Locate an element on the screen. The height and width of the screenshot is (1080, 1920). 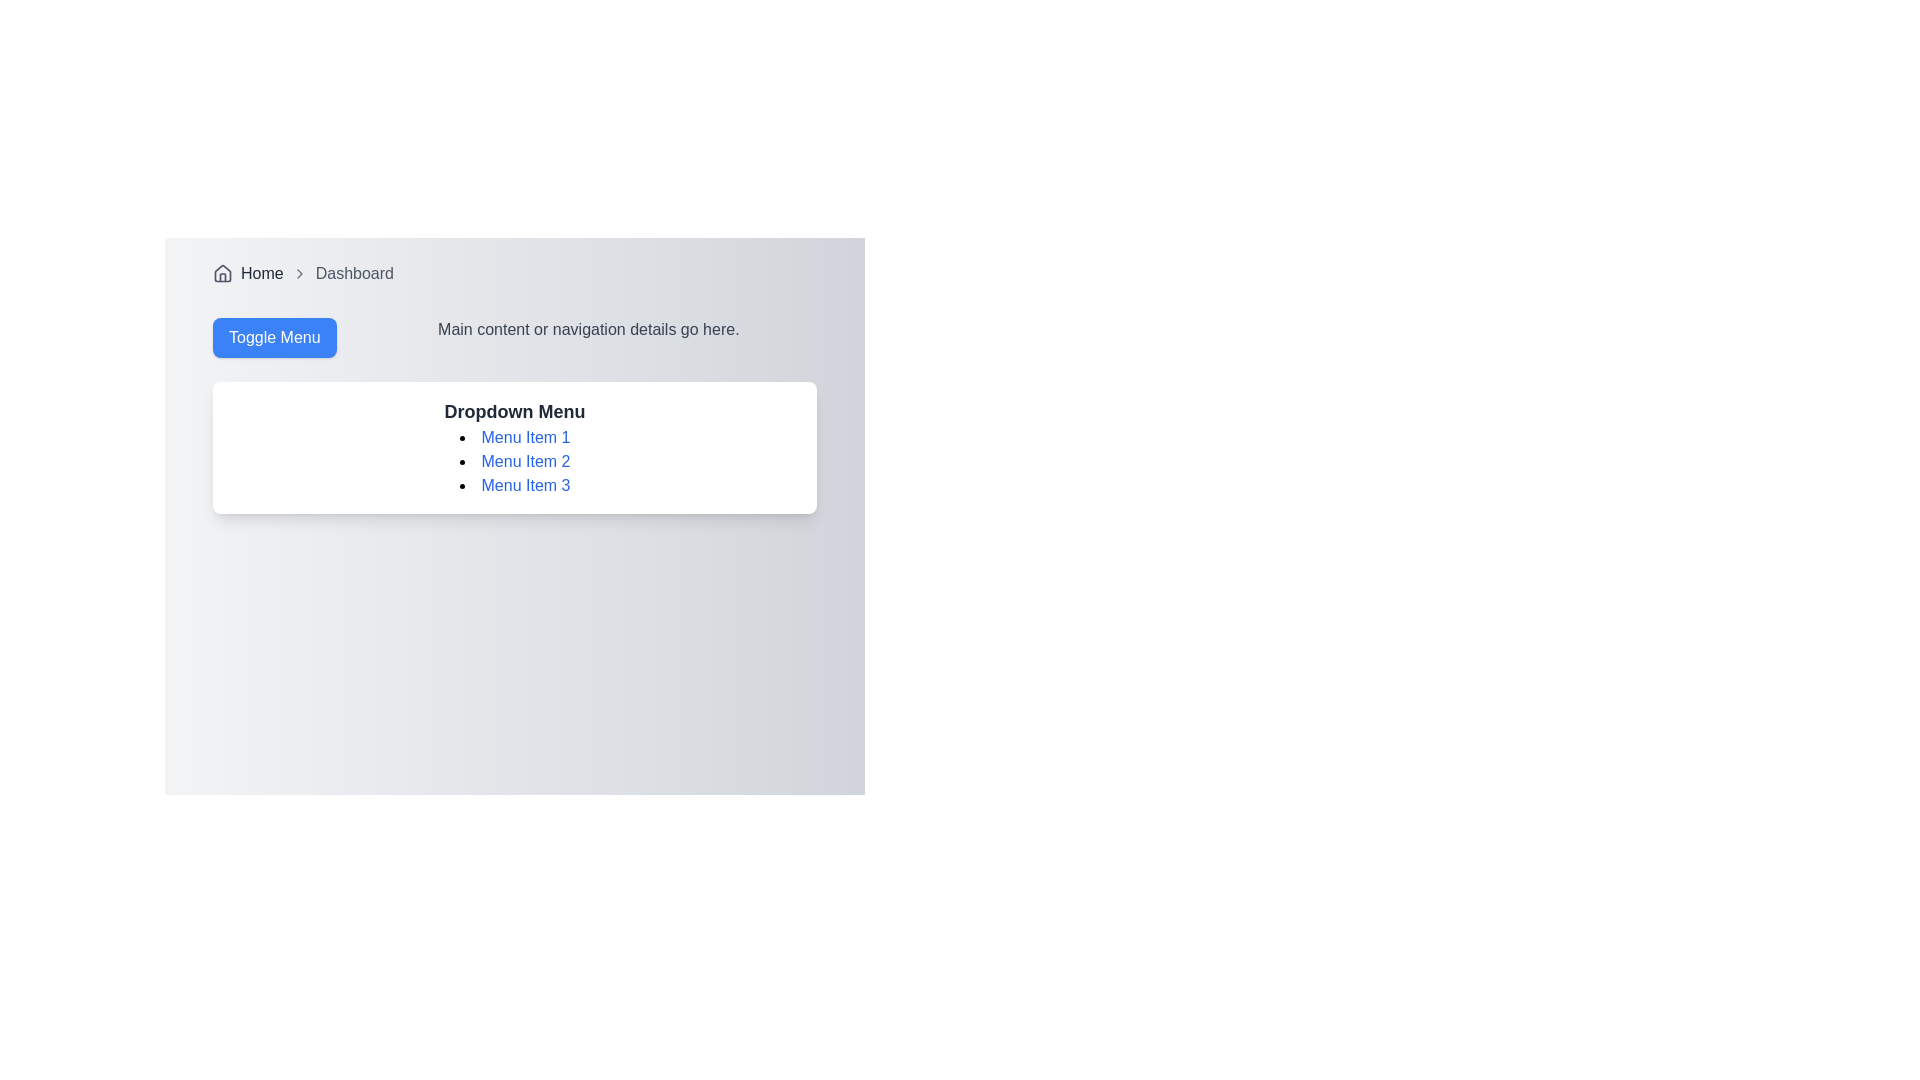
the breadcrumb navigation link that navigates to the homepage, located after the house icon and before the chevron icon, with the text 'Dashboard' is located at coordinates (261, 273).